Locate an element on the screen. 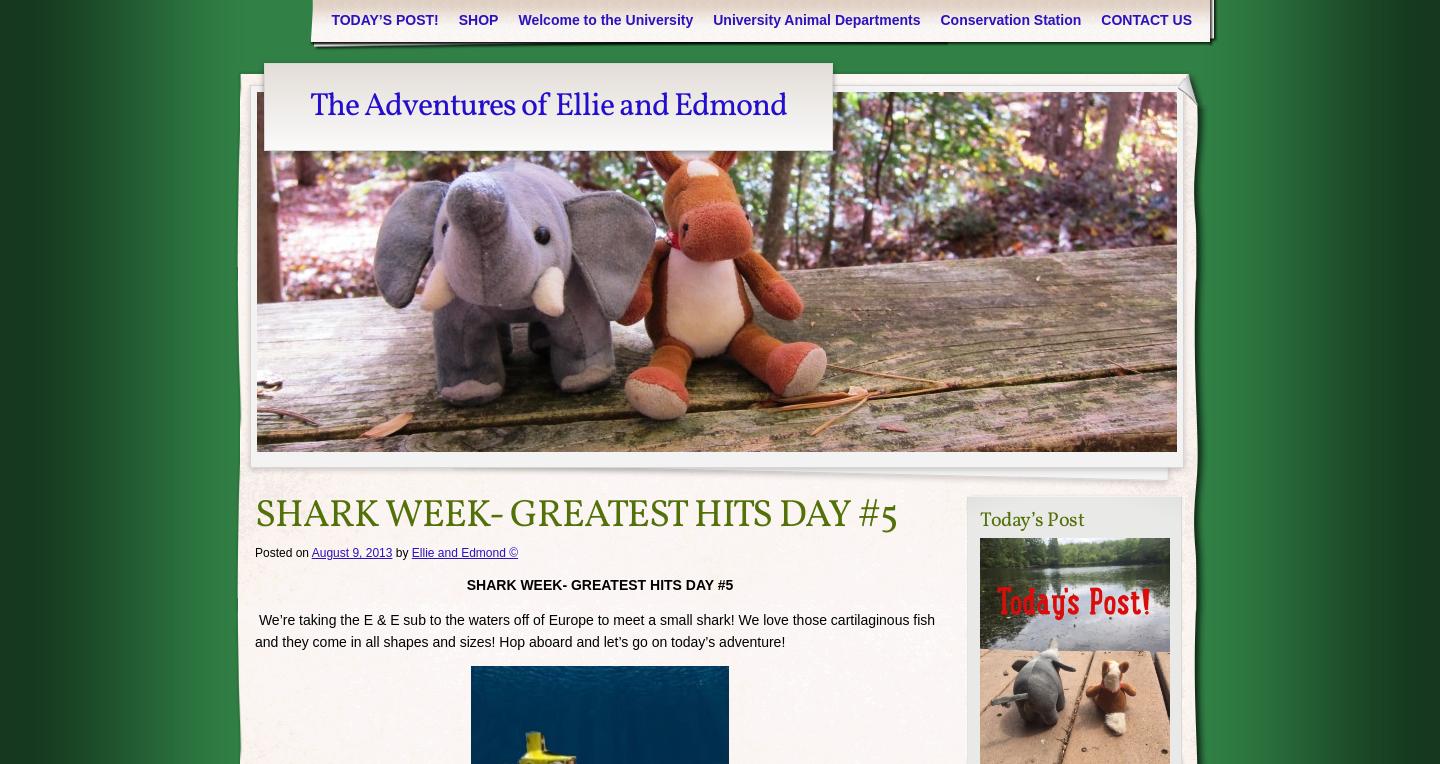 The height and width of the screenshot is (764, 1440). 'SHARK WEEK- GREATEST HITS DAY #5' is located at coordinates (576, 514).